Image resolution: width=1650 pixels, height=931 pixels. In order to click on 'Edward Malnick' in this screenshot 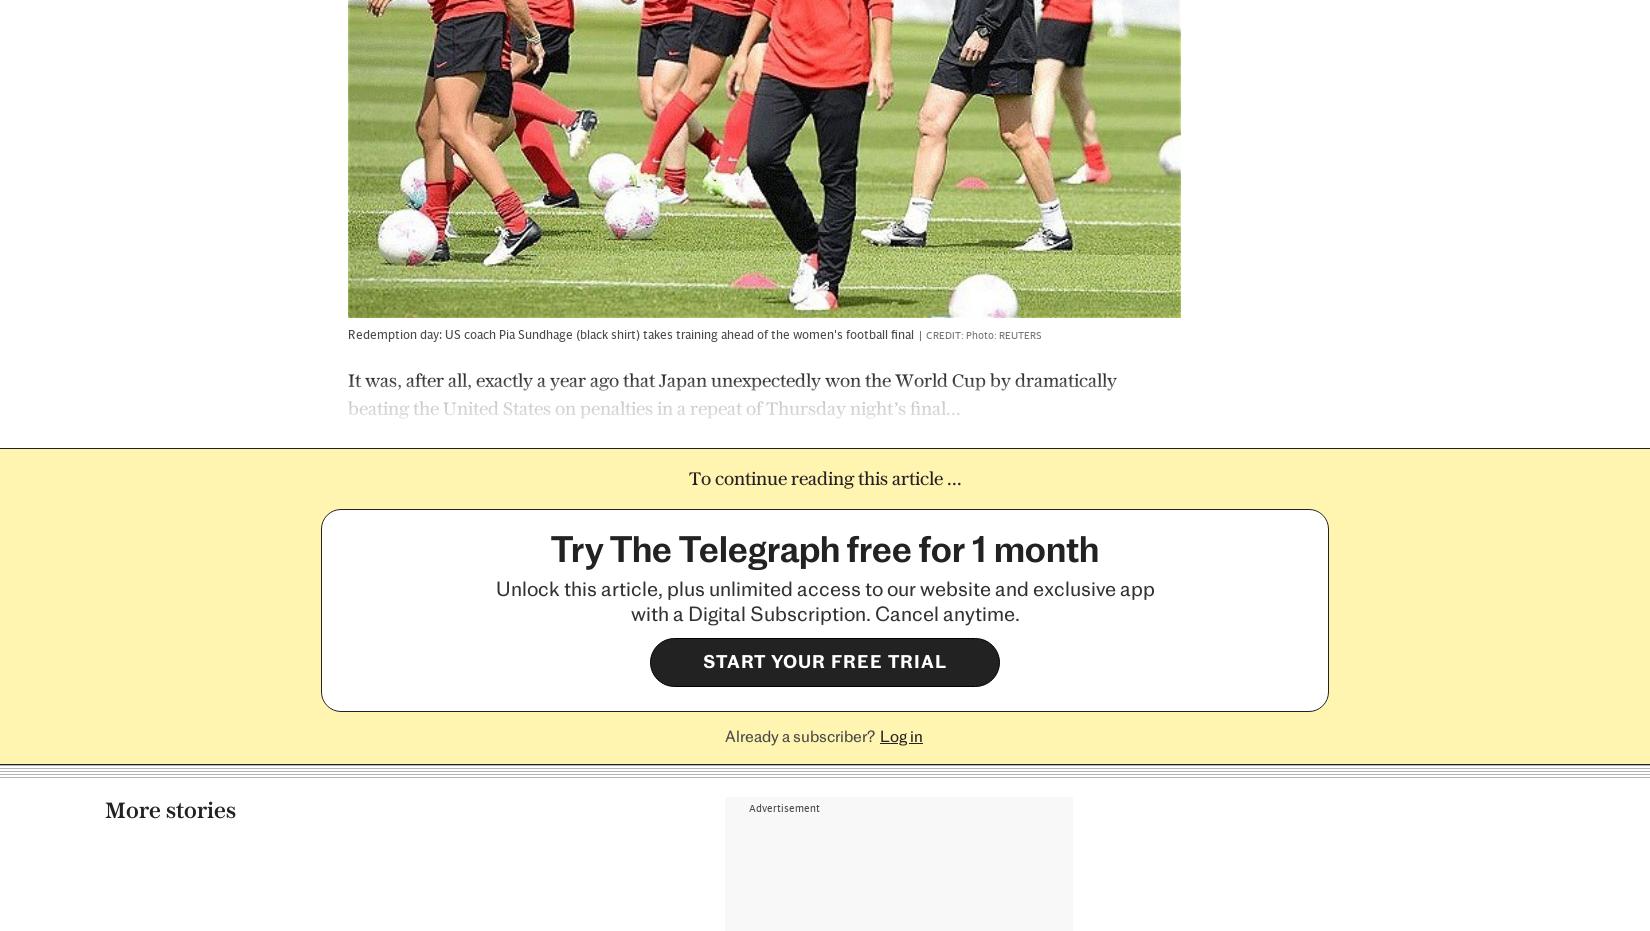, I will do `click(1148, 756)`.